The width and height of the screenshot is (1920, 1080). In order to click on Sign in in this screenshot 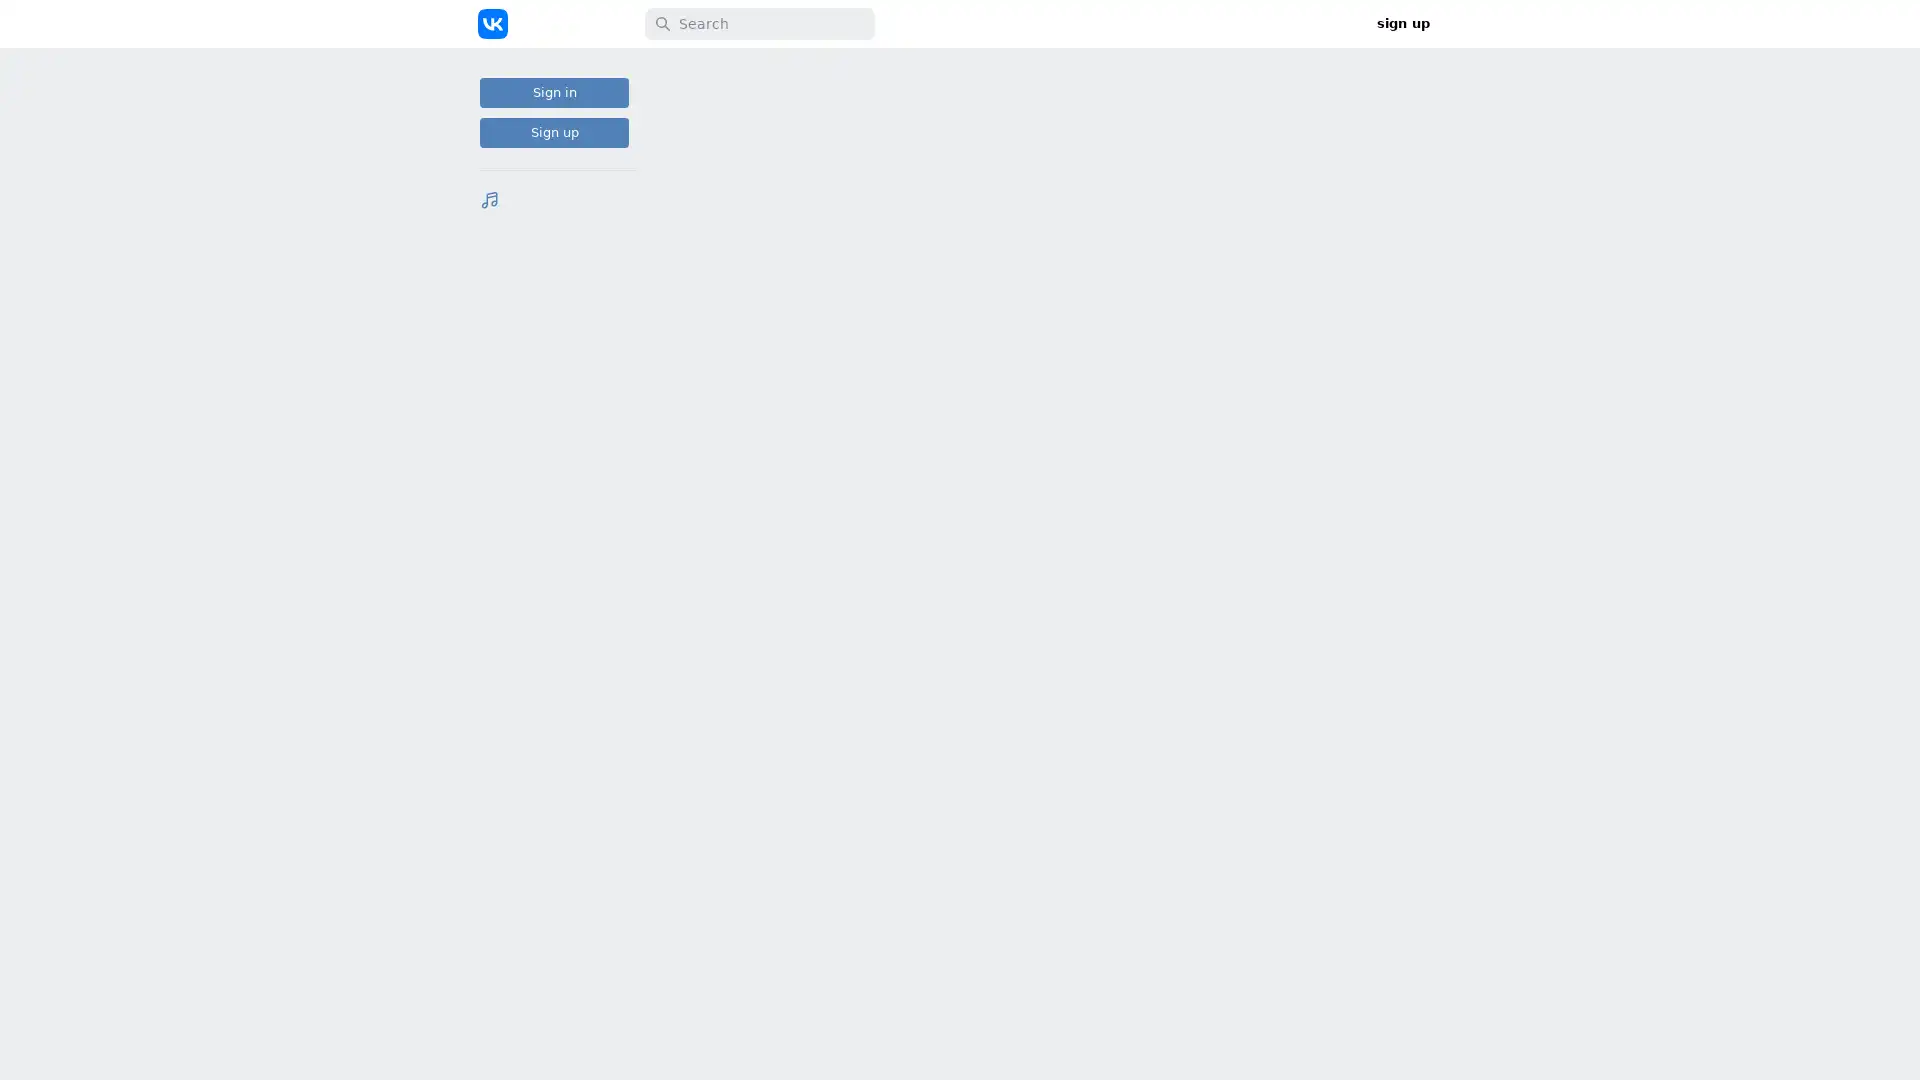, I will do `click(553, 92)`.